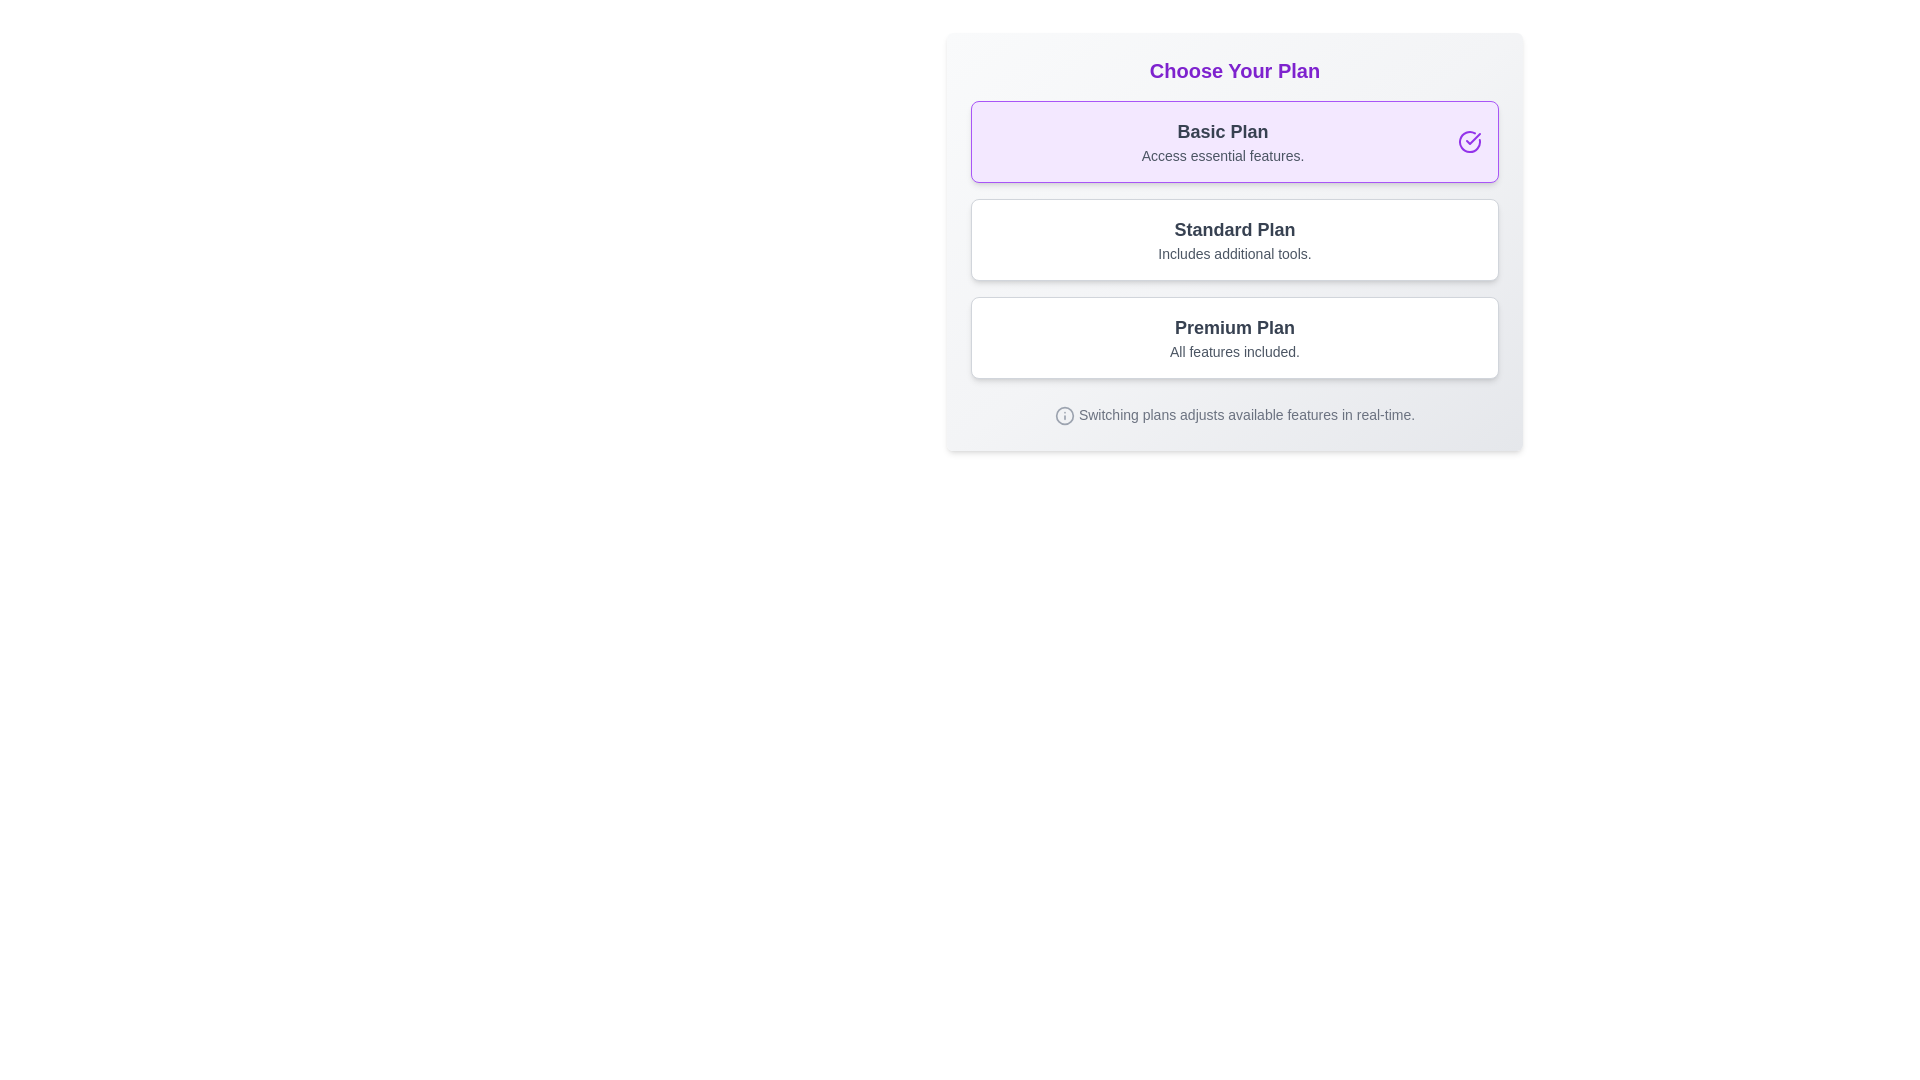 Image resolution: width=1920 pixels, height=1080 pixels. What do you see at coordinates (1246, 414) in the screenshot?
I see `the gray text label that reads 'Switching plans adjusts available features in real-time.' positioned below the 'Choose Your Plan' section` at bounding box center [1246, 414].